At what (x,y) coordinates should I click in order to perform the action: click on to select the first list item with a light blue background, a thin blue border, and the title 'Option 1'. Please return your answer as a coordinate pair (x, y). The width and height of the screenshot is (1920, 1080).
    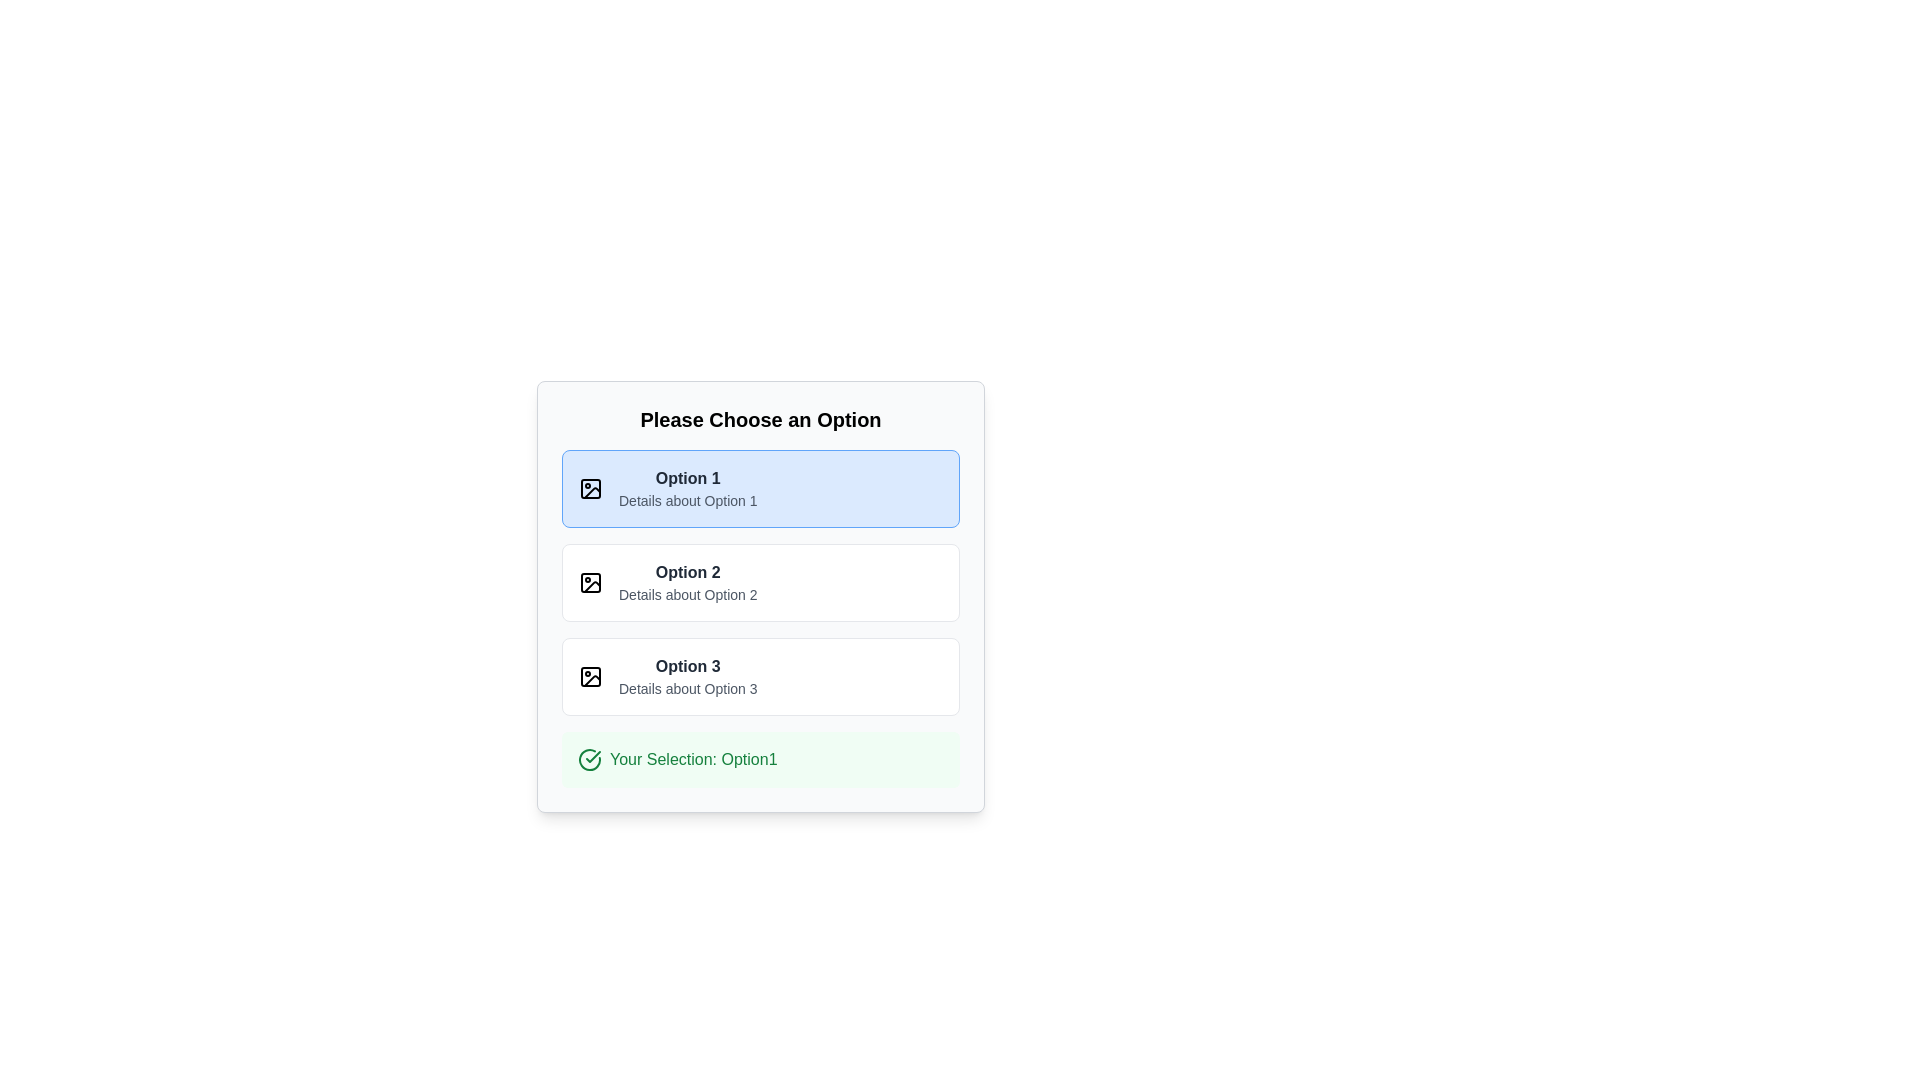
    Looking at the image, I should click on (760, 489).